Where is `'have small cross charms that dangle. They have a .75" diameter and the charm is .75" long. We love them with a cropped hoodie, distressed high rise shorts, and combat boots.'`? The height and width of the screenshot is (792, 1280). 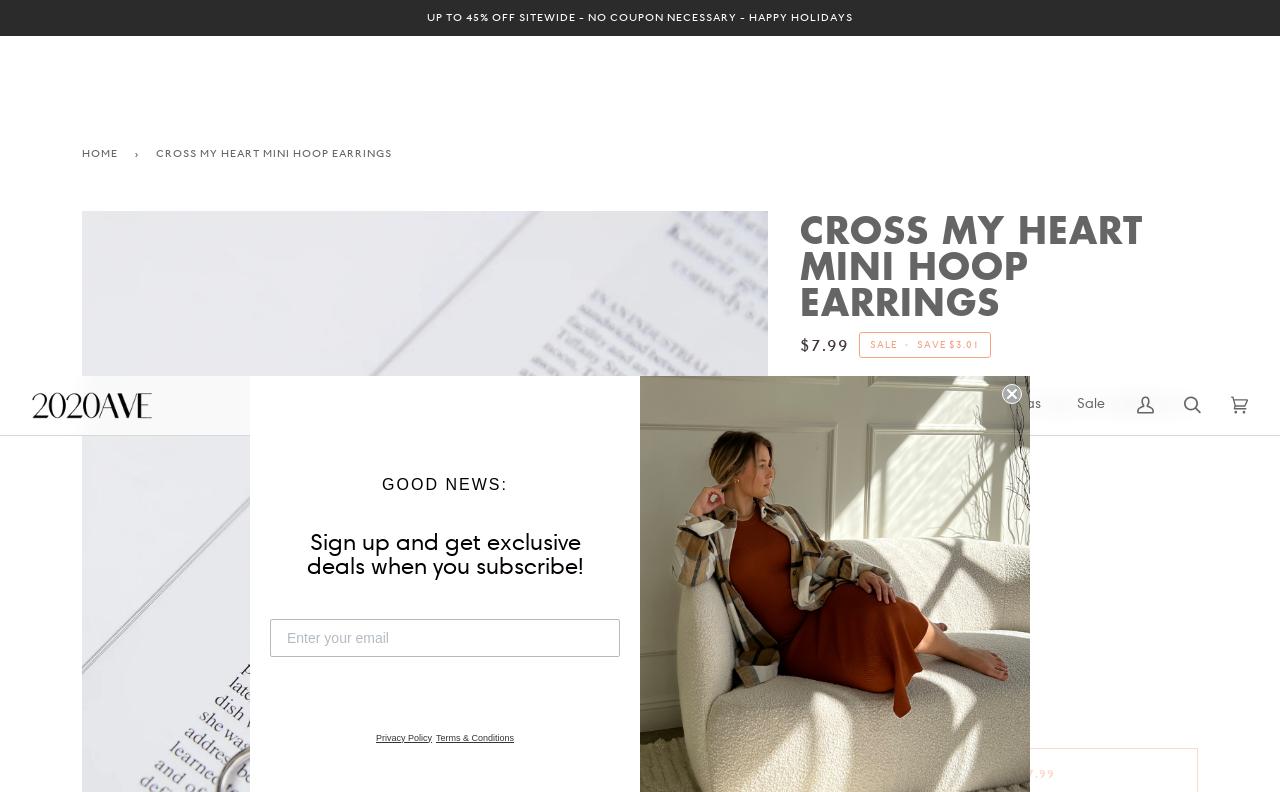
'have small cross charms that dangle. They have a .75" diameter and the charm is .75" long. We love them with a cropped hoodie, distressed high rise shorts, and combat boots.' is located at coordinates (797, 648).